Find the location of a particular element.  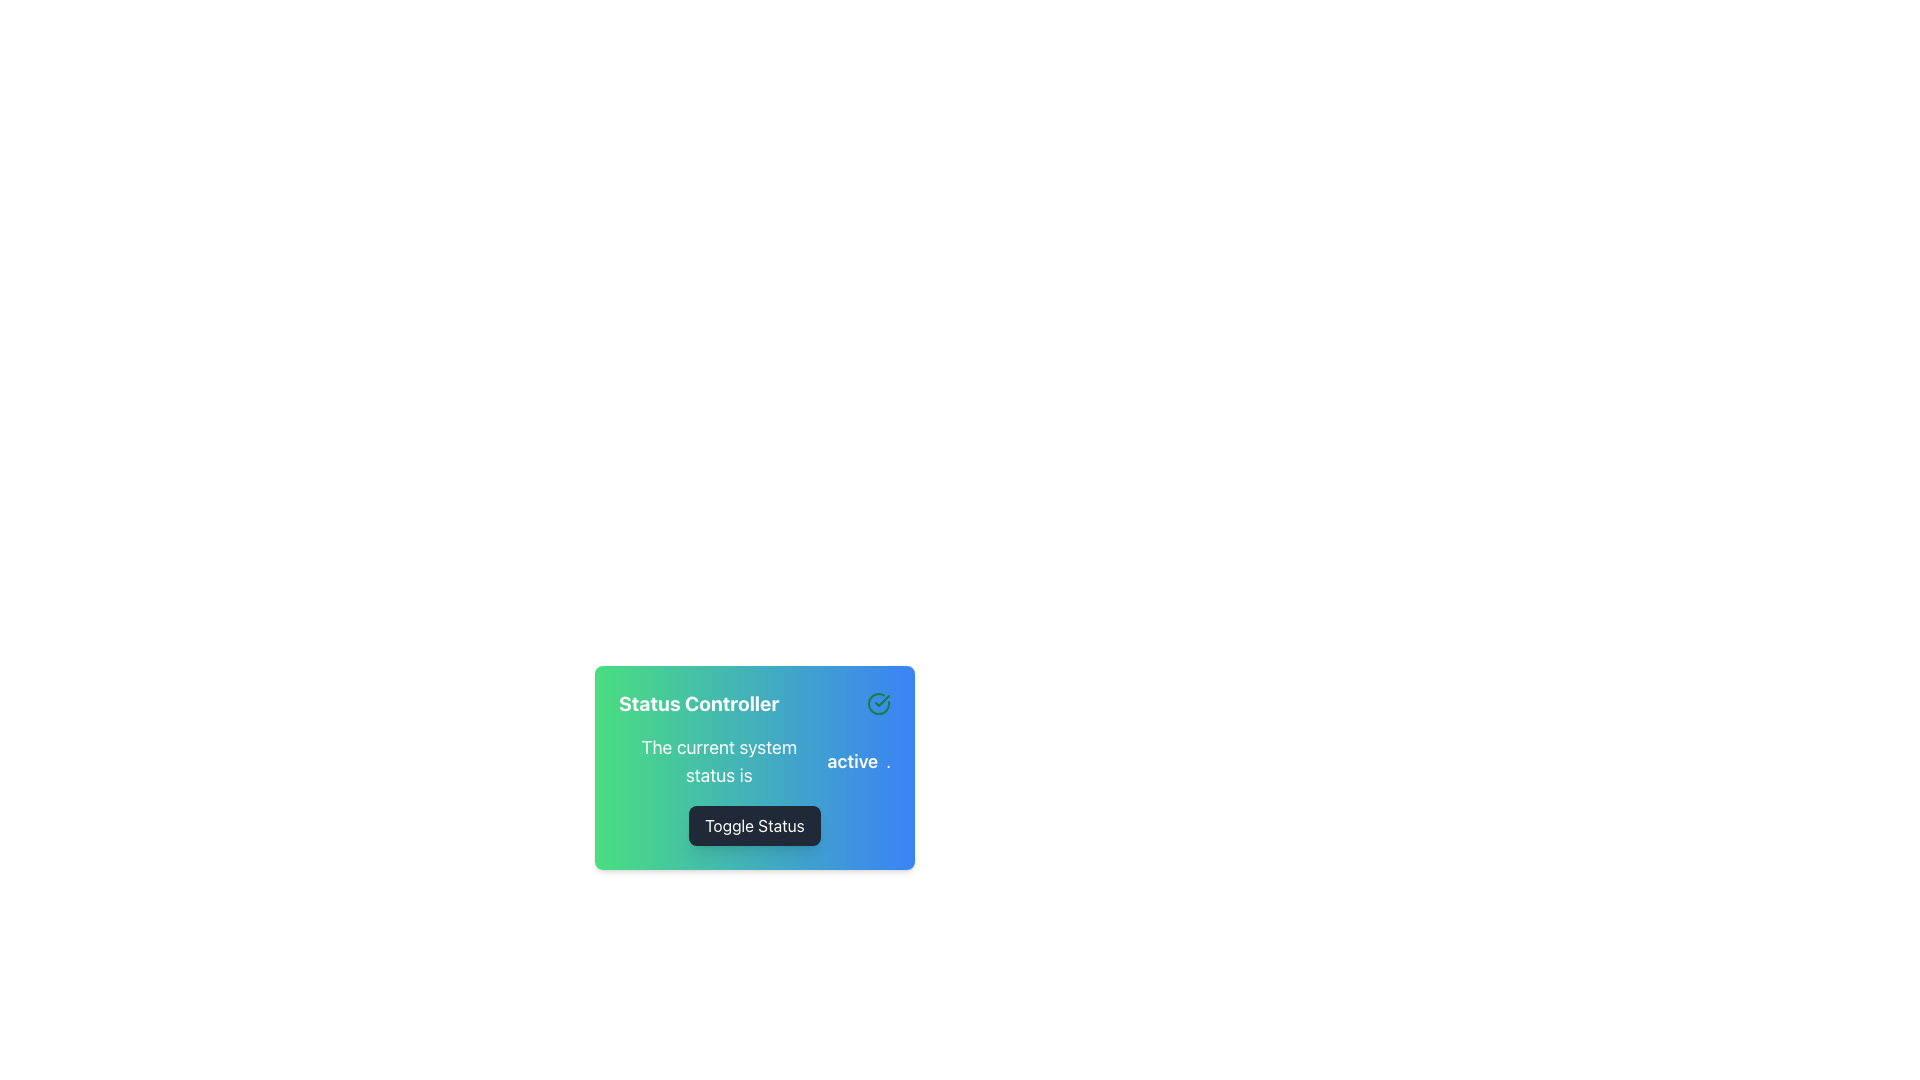

the Text Label that serves as a header or title indicating the purpose of the section for managing or displaying the status of a system, located near the center of the interface is located at coordinates (753, 703).